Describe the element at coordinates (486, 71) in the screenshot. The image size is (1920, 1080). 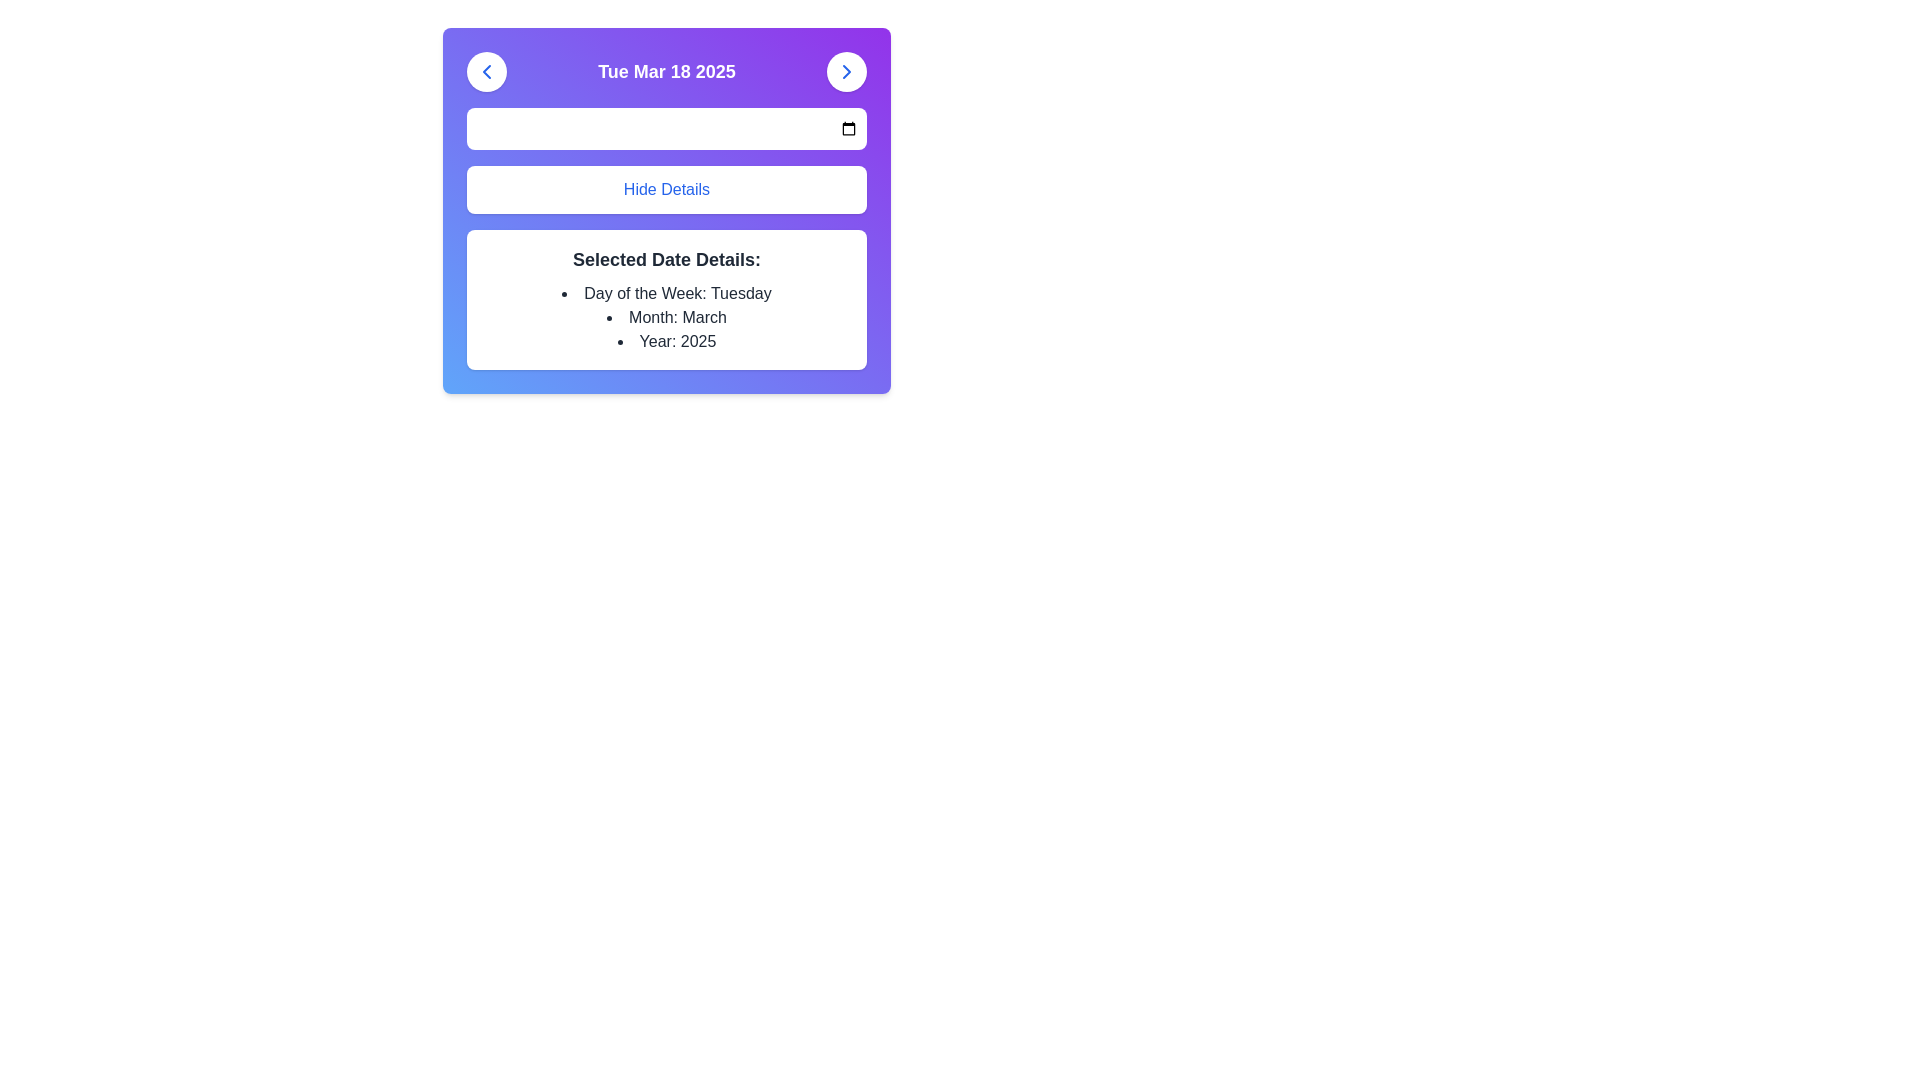
I see `the button located on the left side of the header section, preceding the text 'Tue Mar 18 2025'` at that location.